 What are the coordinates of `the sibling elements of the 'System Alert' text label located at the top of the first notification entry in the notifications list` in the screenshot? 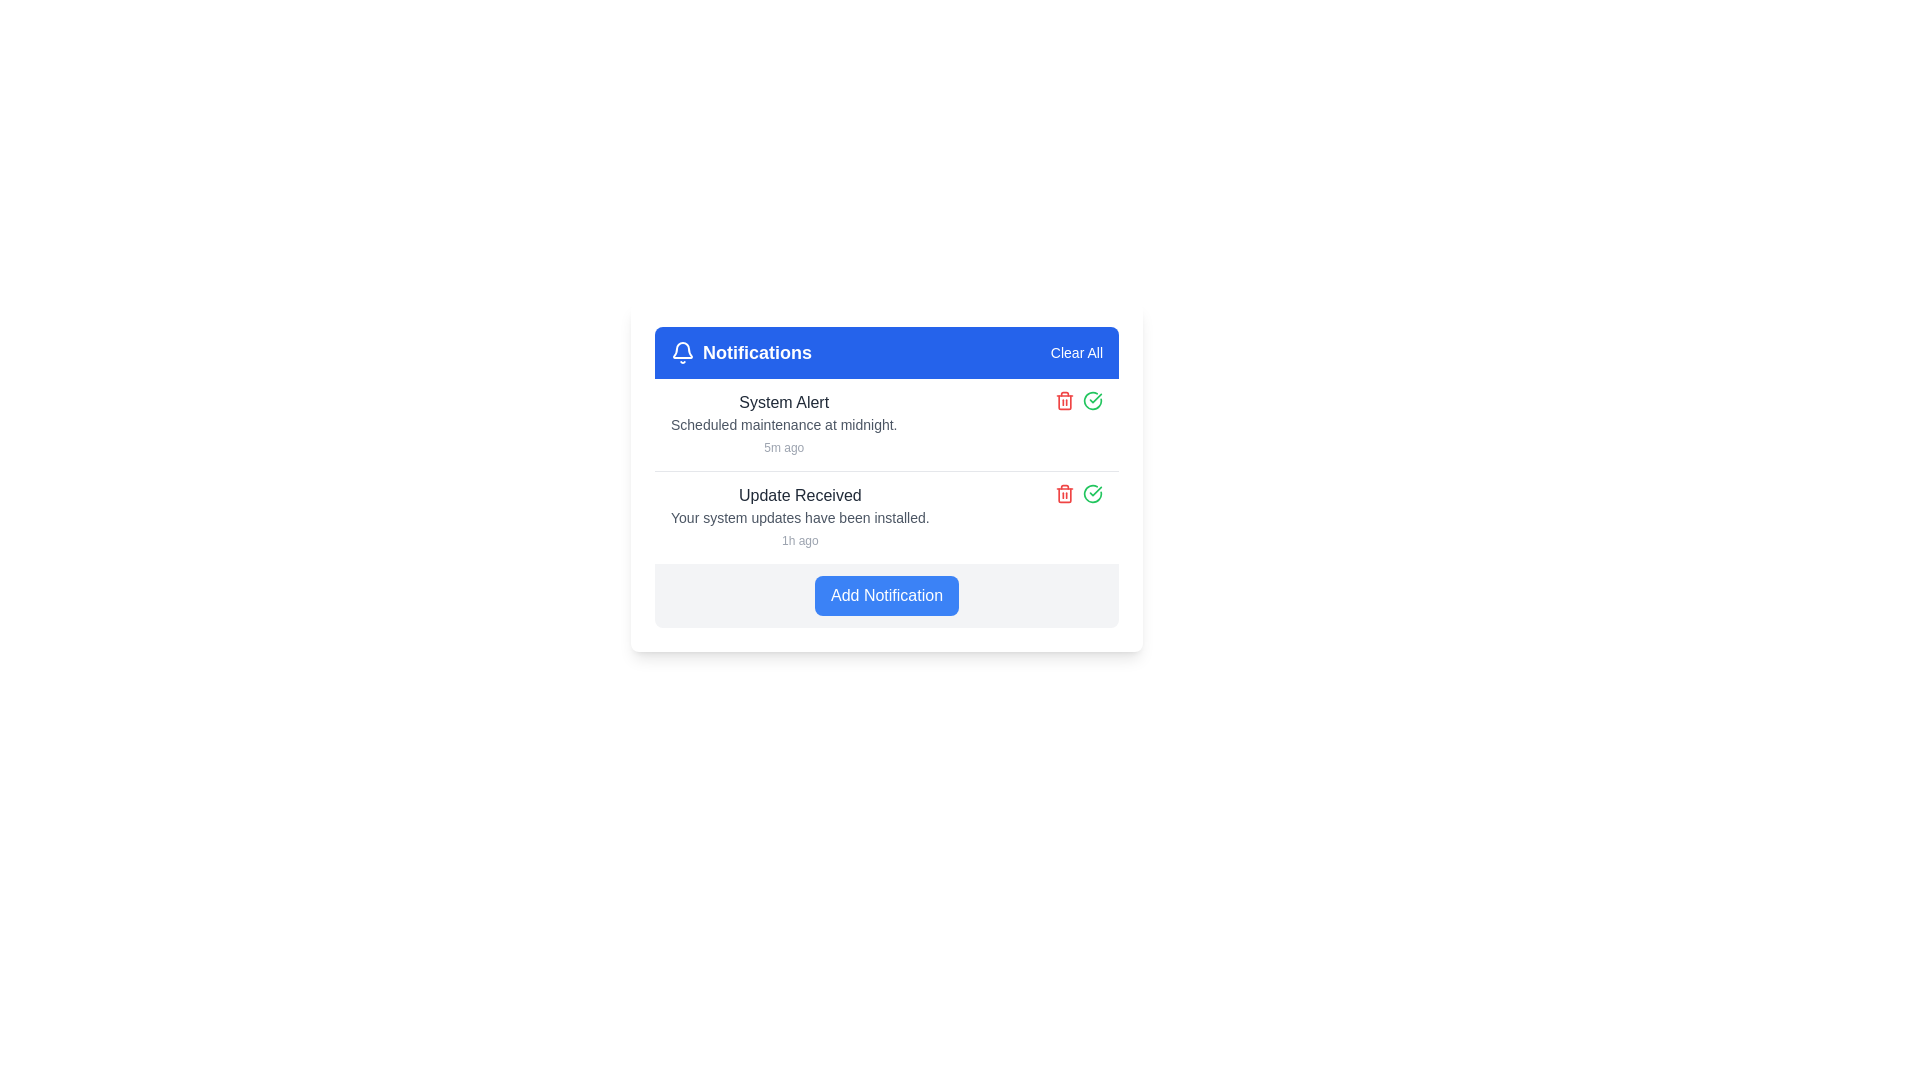 It's located at (783, 402).